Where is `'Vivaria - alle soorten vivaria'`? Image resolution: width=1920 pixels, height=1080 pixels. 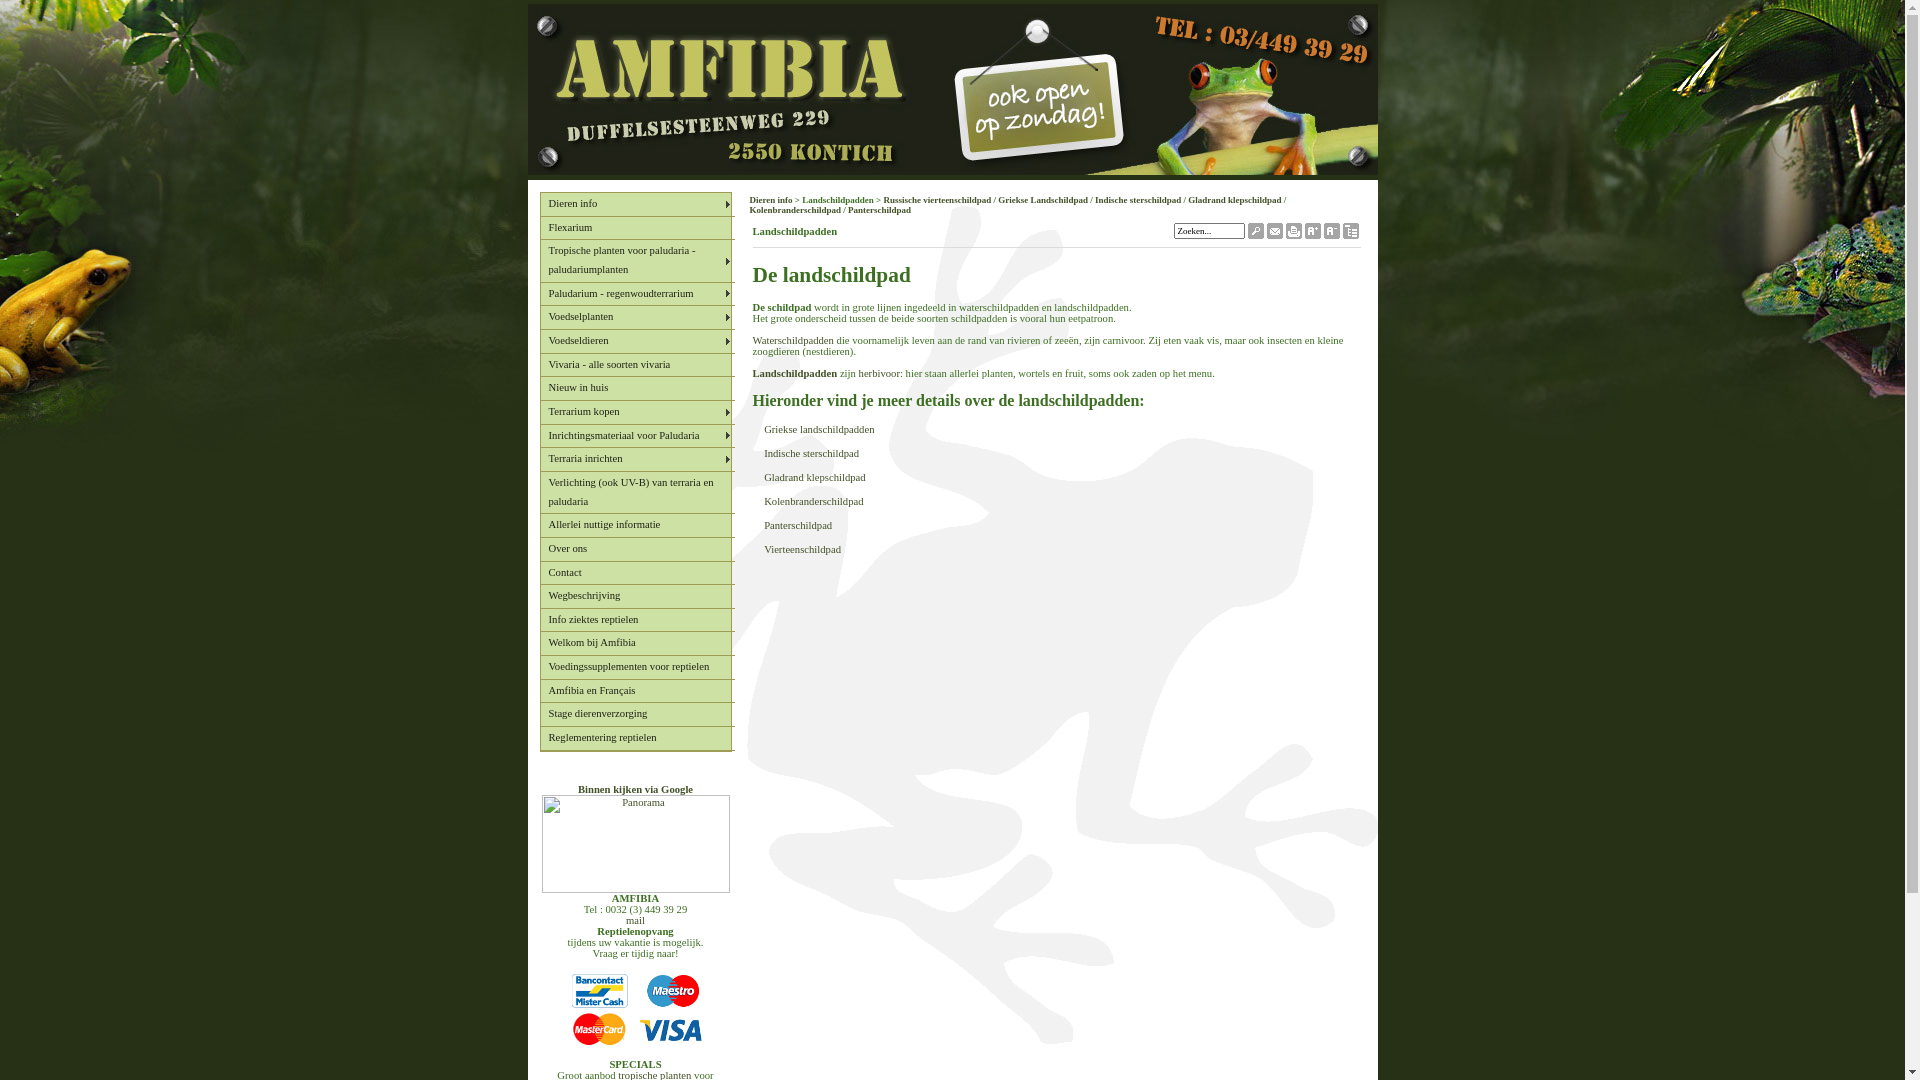 'Vivaria - alle soorten vivaria' is located at coordinates (636, 366).